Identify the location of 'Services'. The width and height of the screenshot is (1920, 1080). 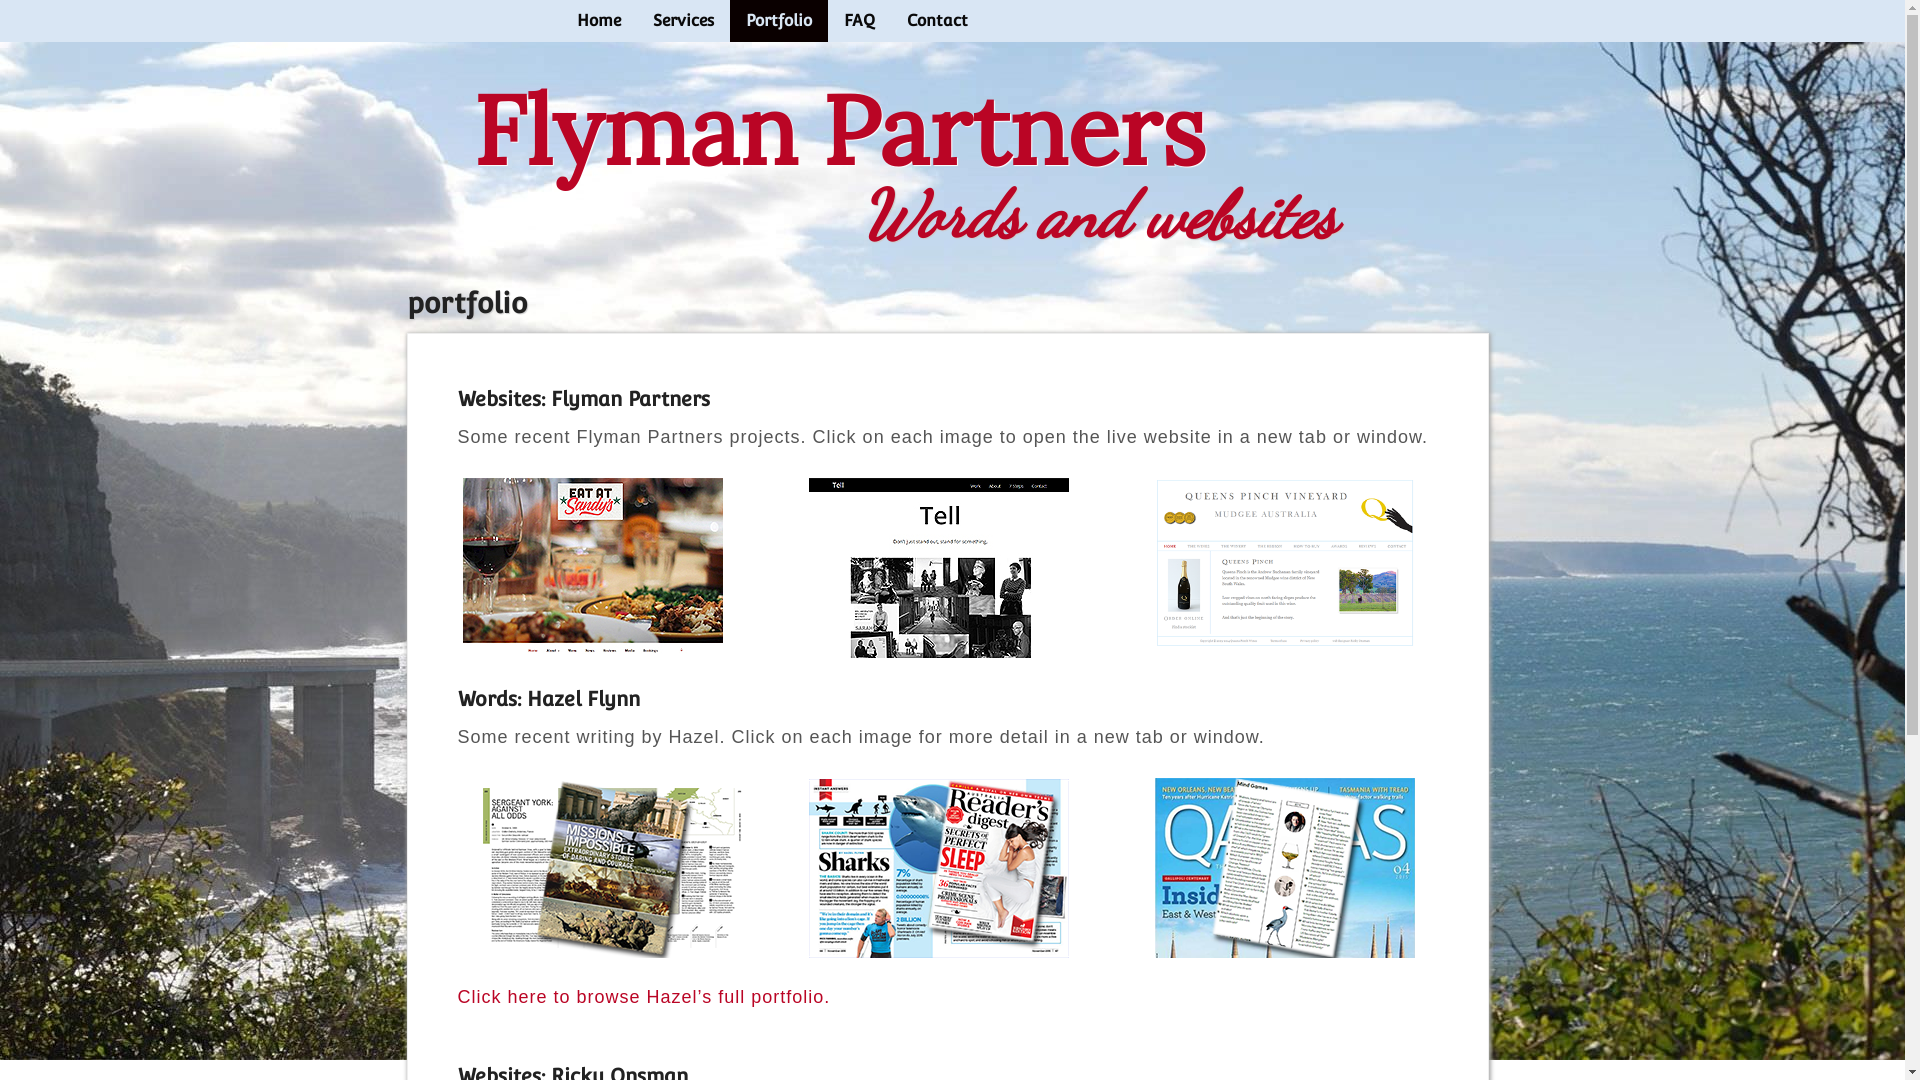
(682, 20).